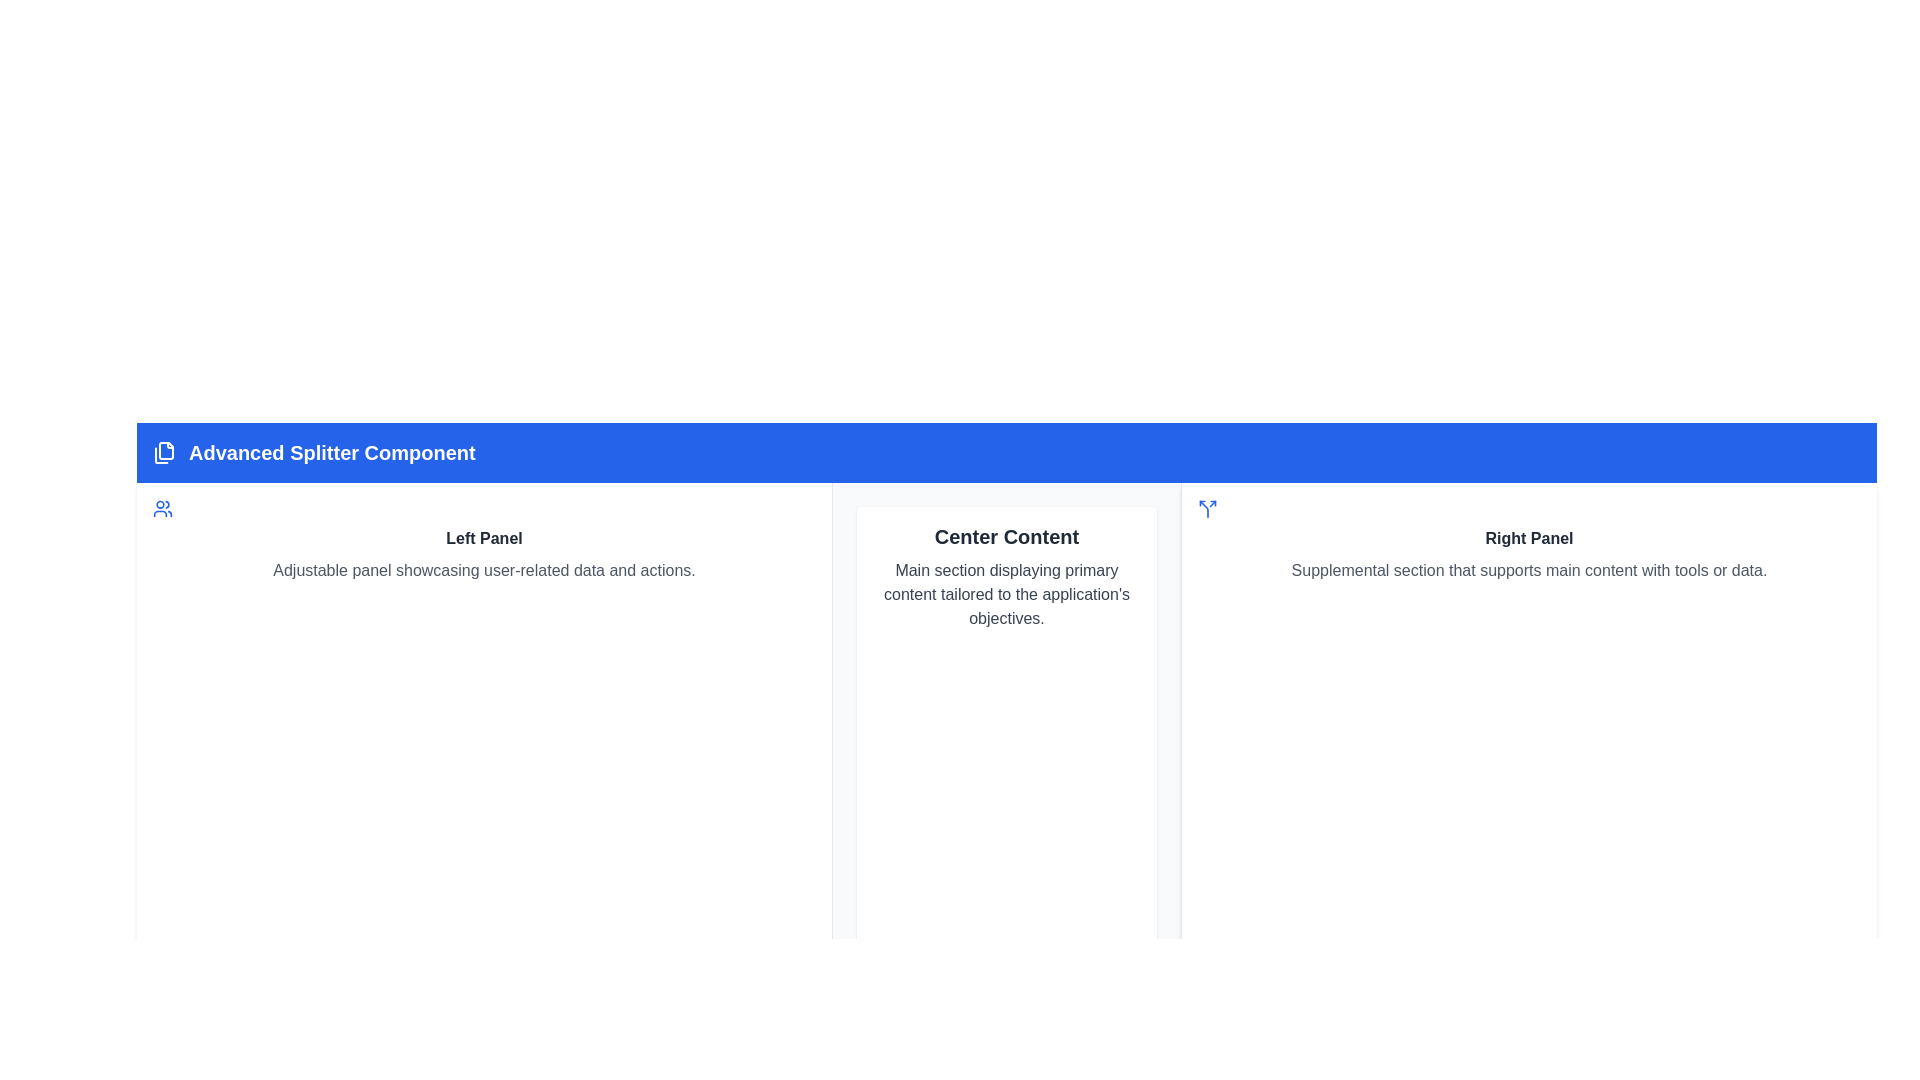  I want to click on the splitter, so click(156, 455).